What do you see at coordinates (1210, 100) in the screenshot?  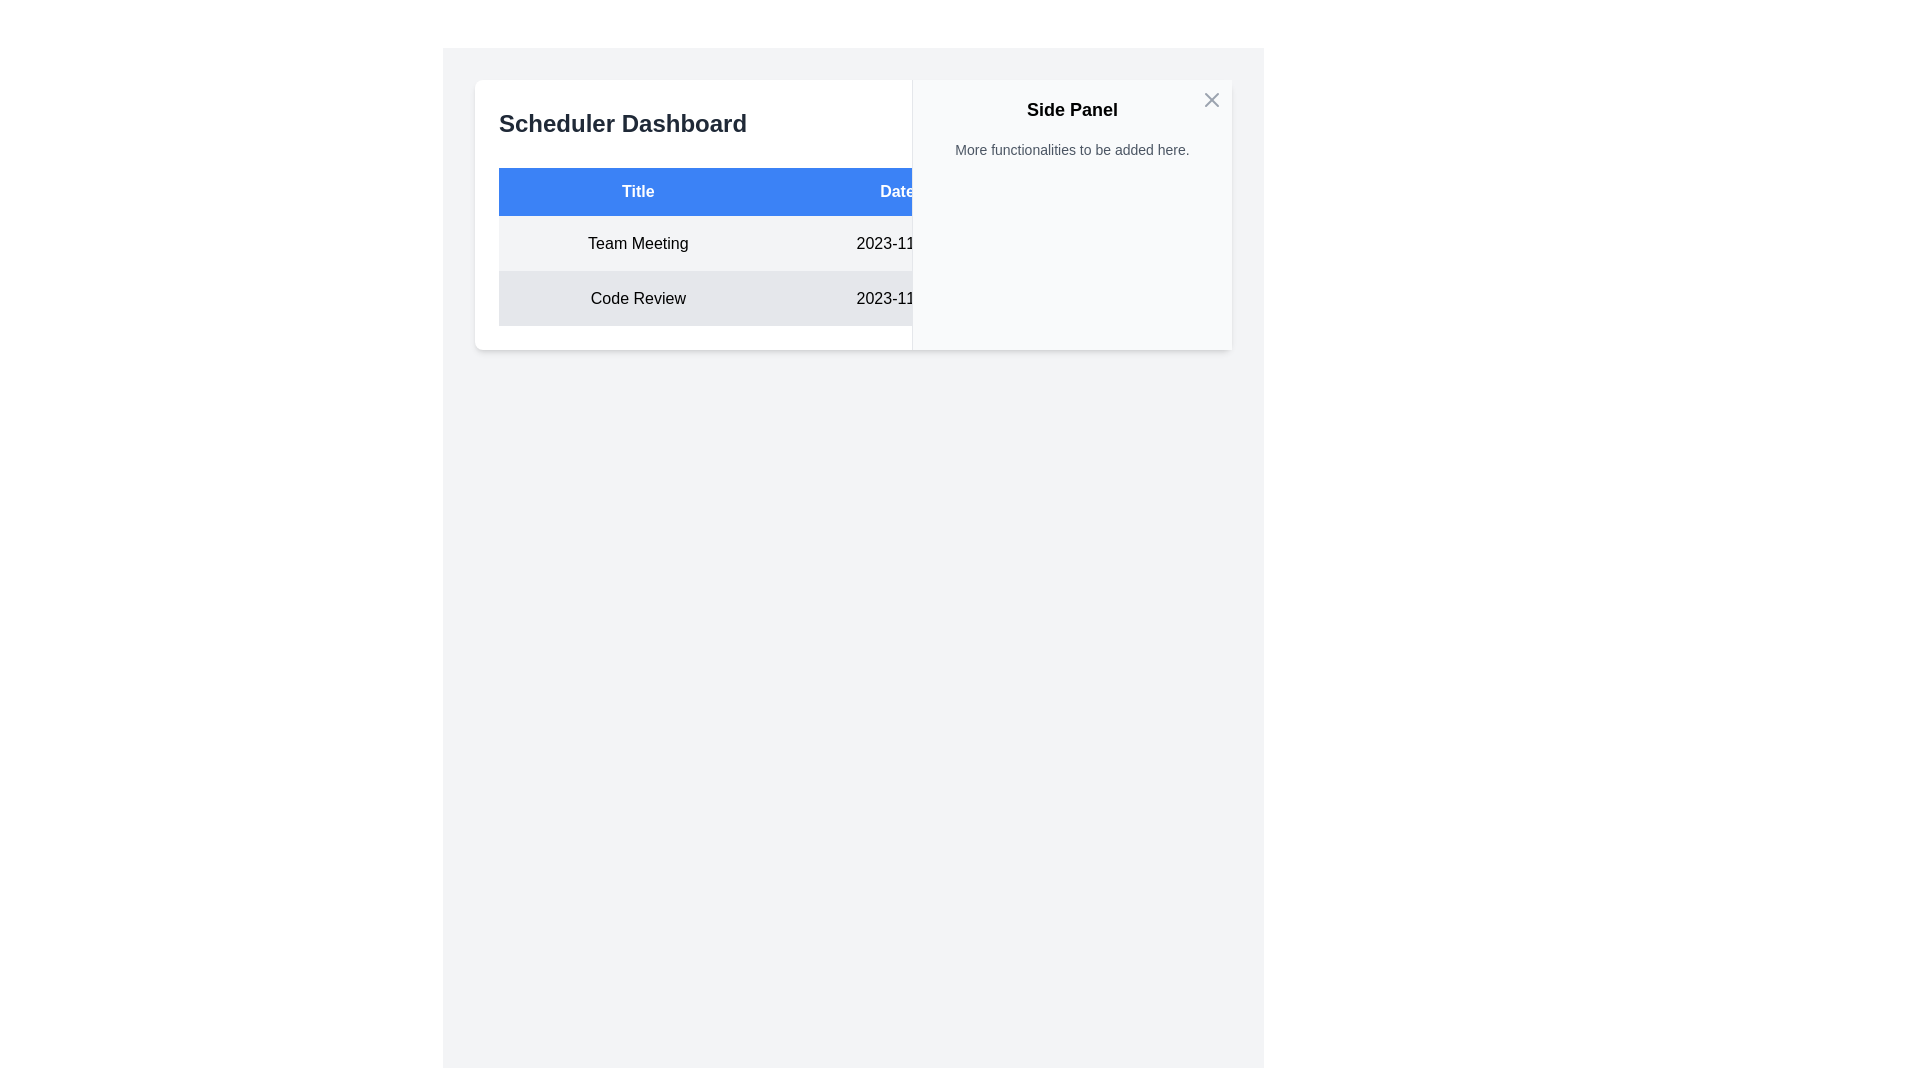 I see `the 'X' icon located in the top-right corner of the Side Panel` at bounding box center [1210, 100].